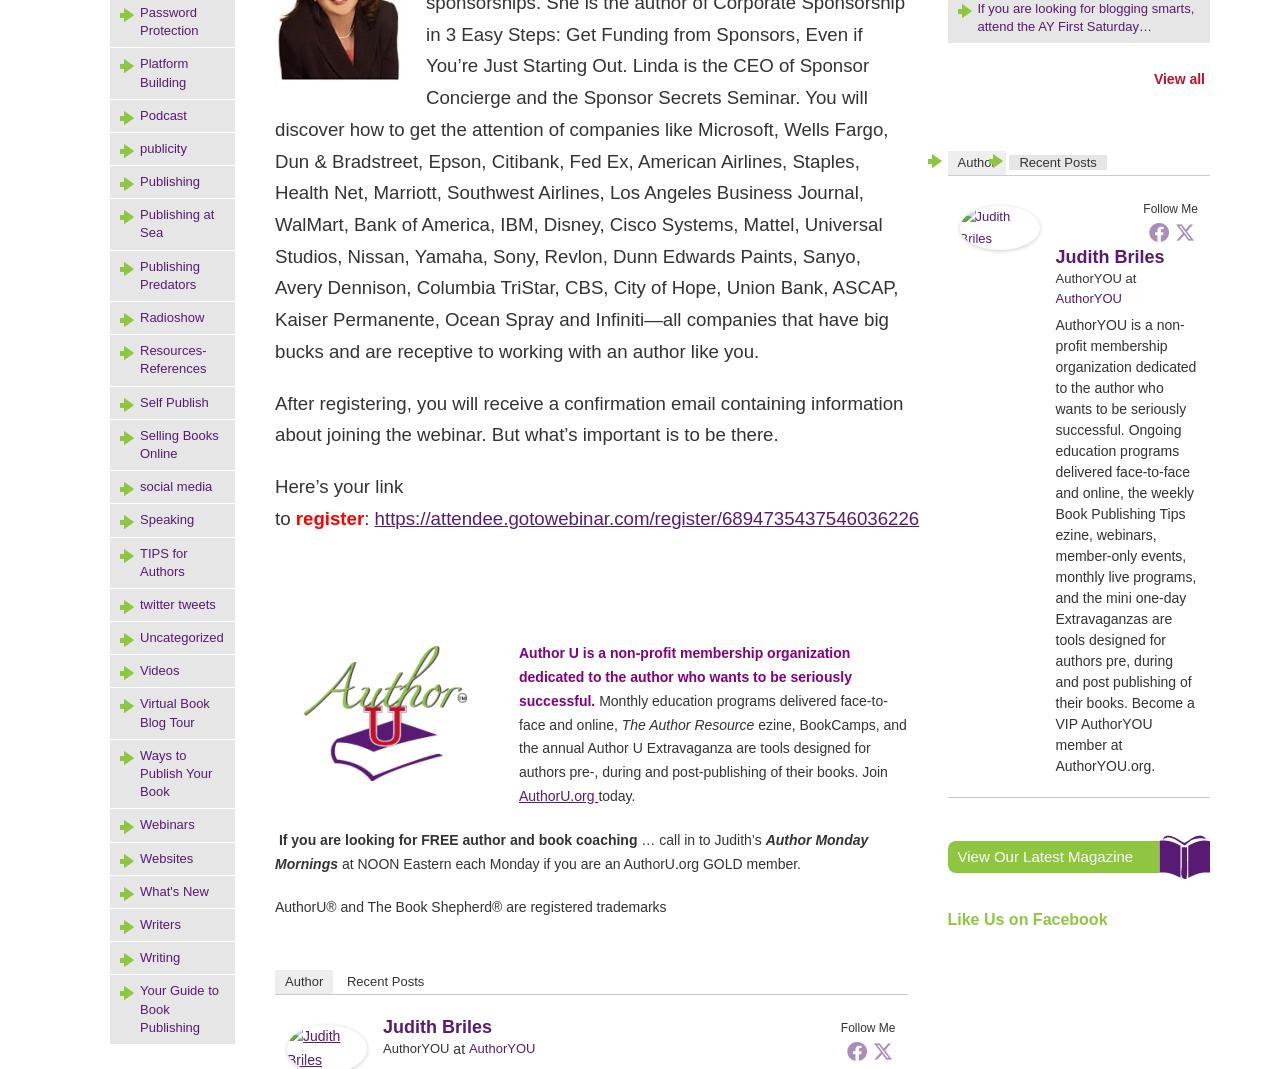 This screenshot has height=1069, width=1280. Describe the element at coordinates (273, 906) in the screenshot. I see `'AuthorU® and The Book Shepherd® are registered trademarks'` at that location.